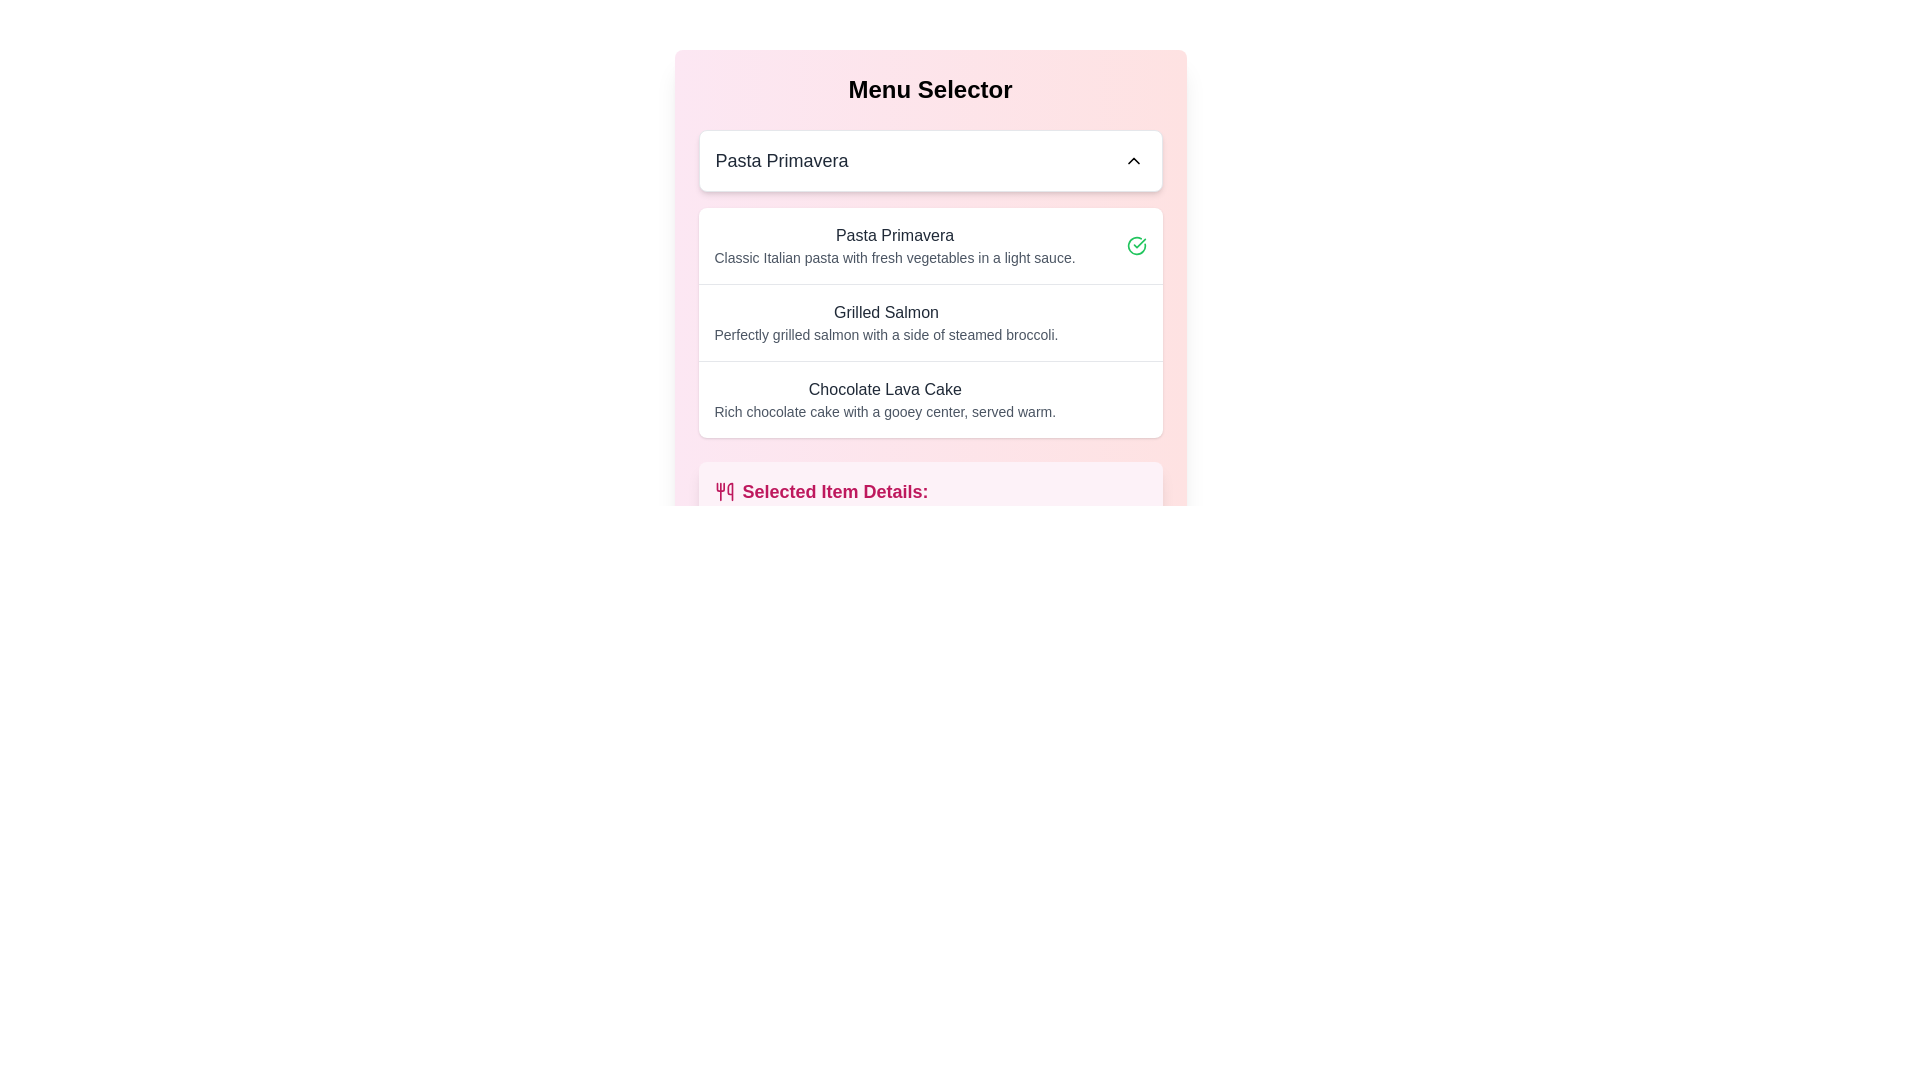 The image size is (1920, 1080). I want to click on the descriptive text that reads 'Perfectly grilled salmon with a side of steamed broccoli,' which is styled with a smaller font and lighter gray color, located directly below the heading 'Grilled Salmon.', so click(885, 334).